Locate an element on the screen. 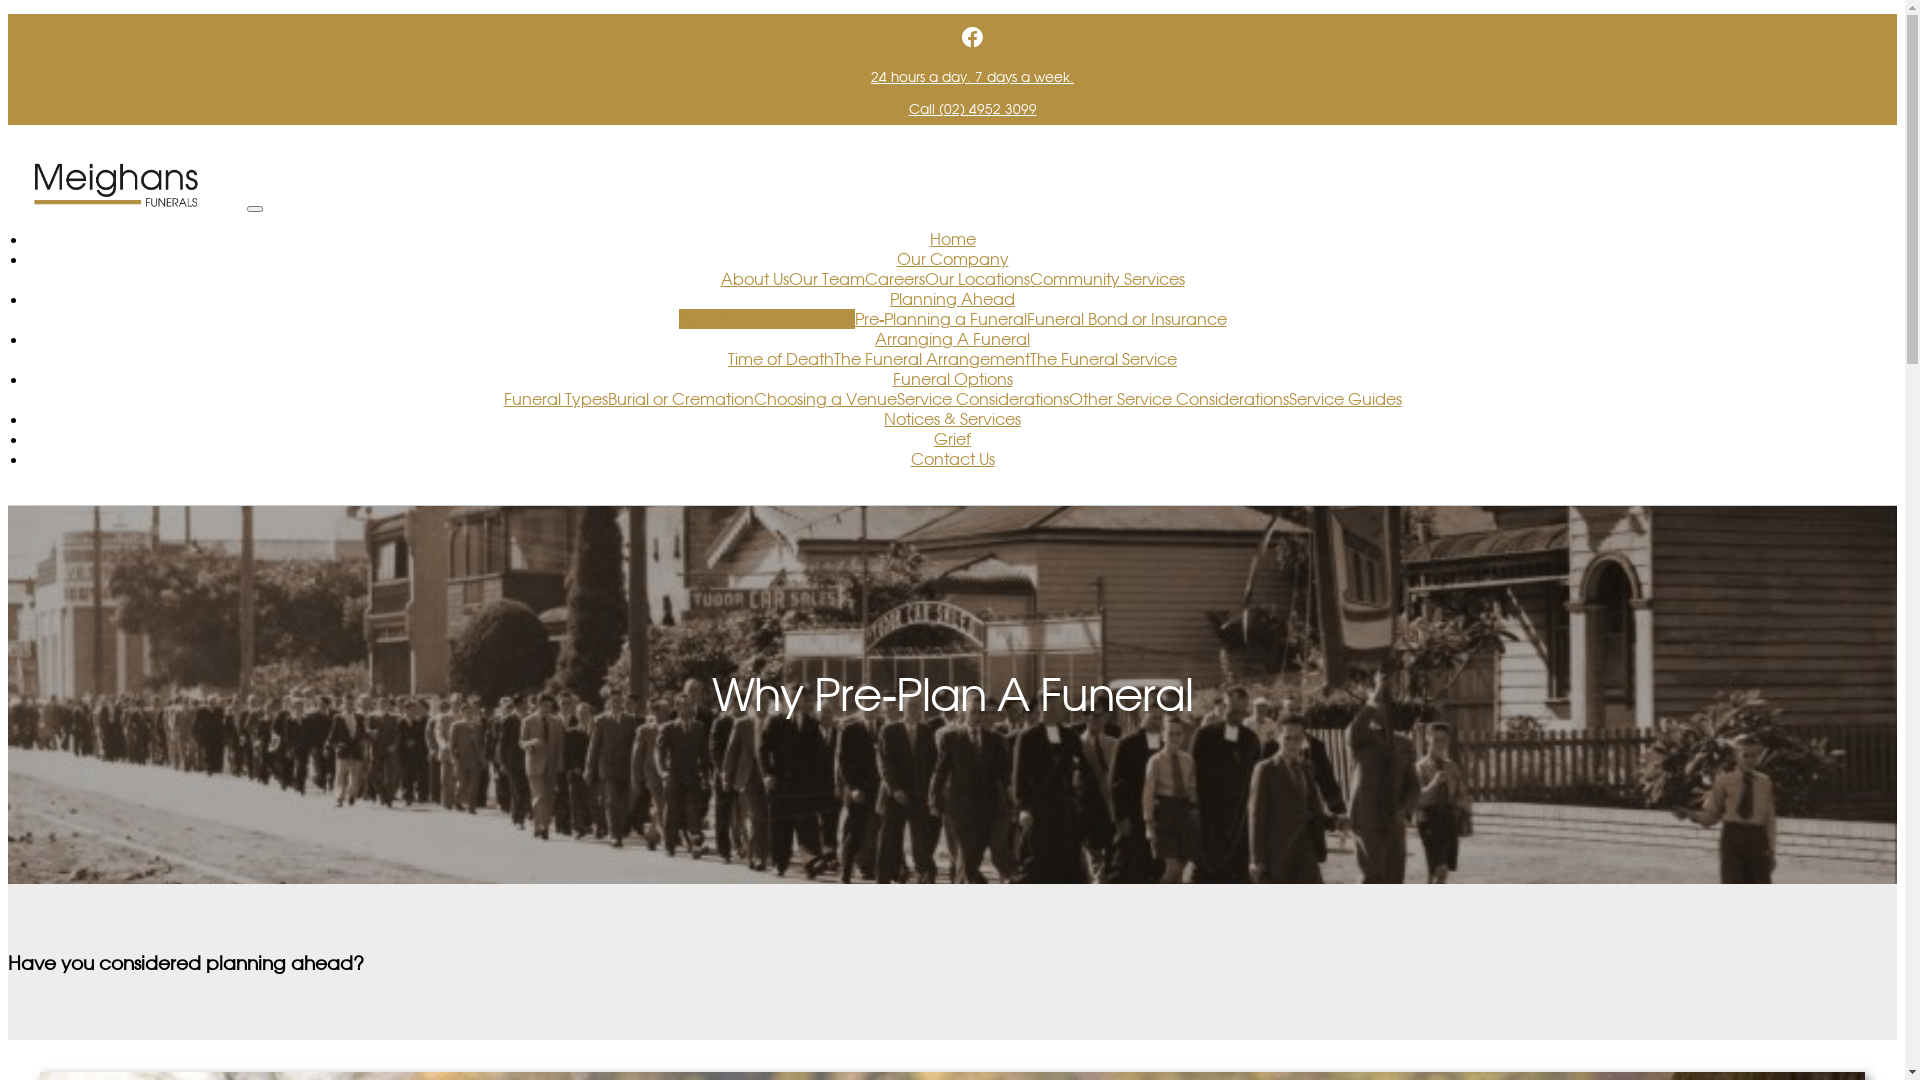 This screenshot has height=1080, width=1920. '24 hours a day. 7 days a week.' is located at coordinates (972, 76).